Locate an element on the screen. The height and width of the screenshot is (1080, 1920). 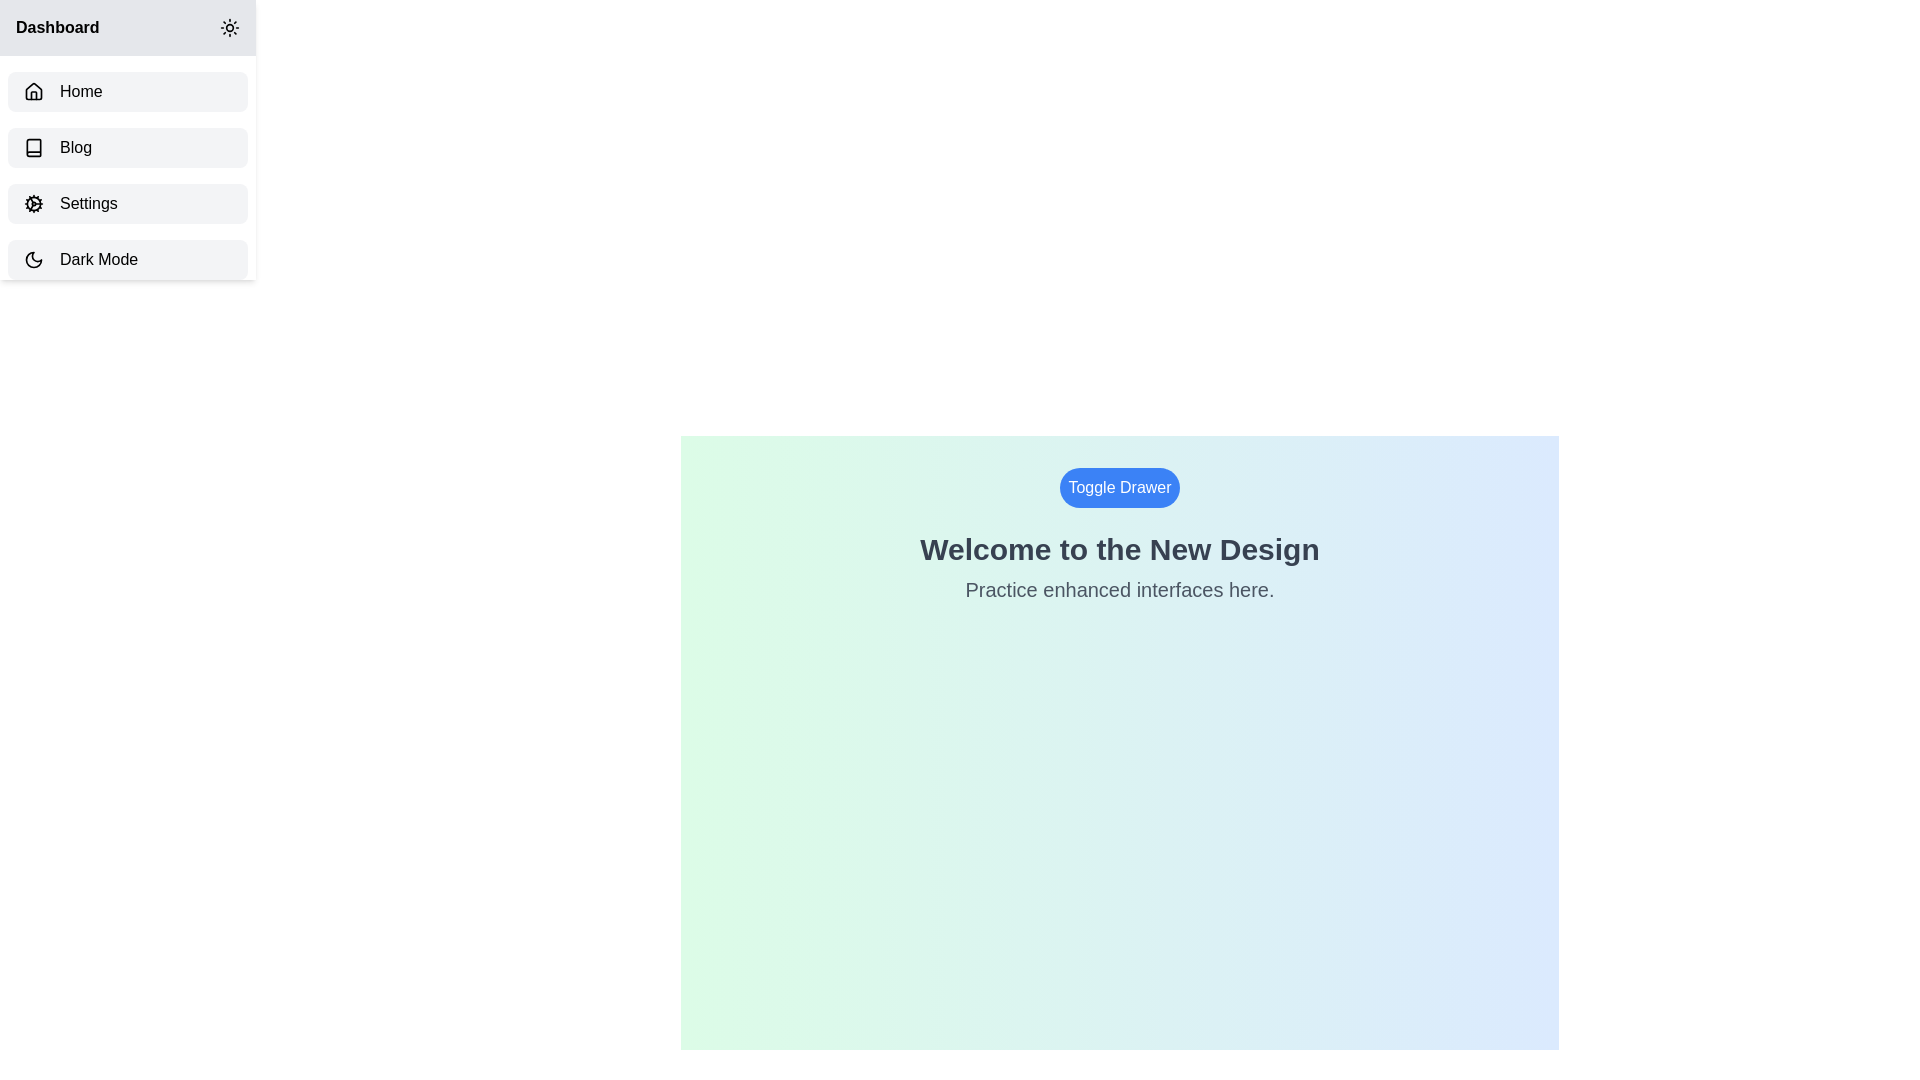
drawer toggle button in the sidebar to toggle the drawer is located at coordinates (230, 27).